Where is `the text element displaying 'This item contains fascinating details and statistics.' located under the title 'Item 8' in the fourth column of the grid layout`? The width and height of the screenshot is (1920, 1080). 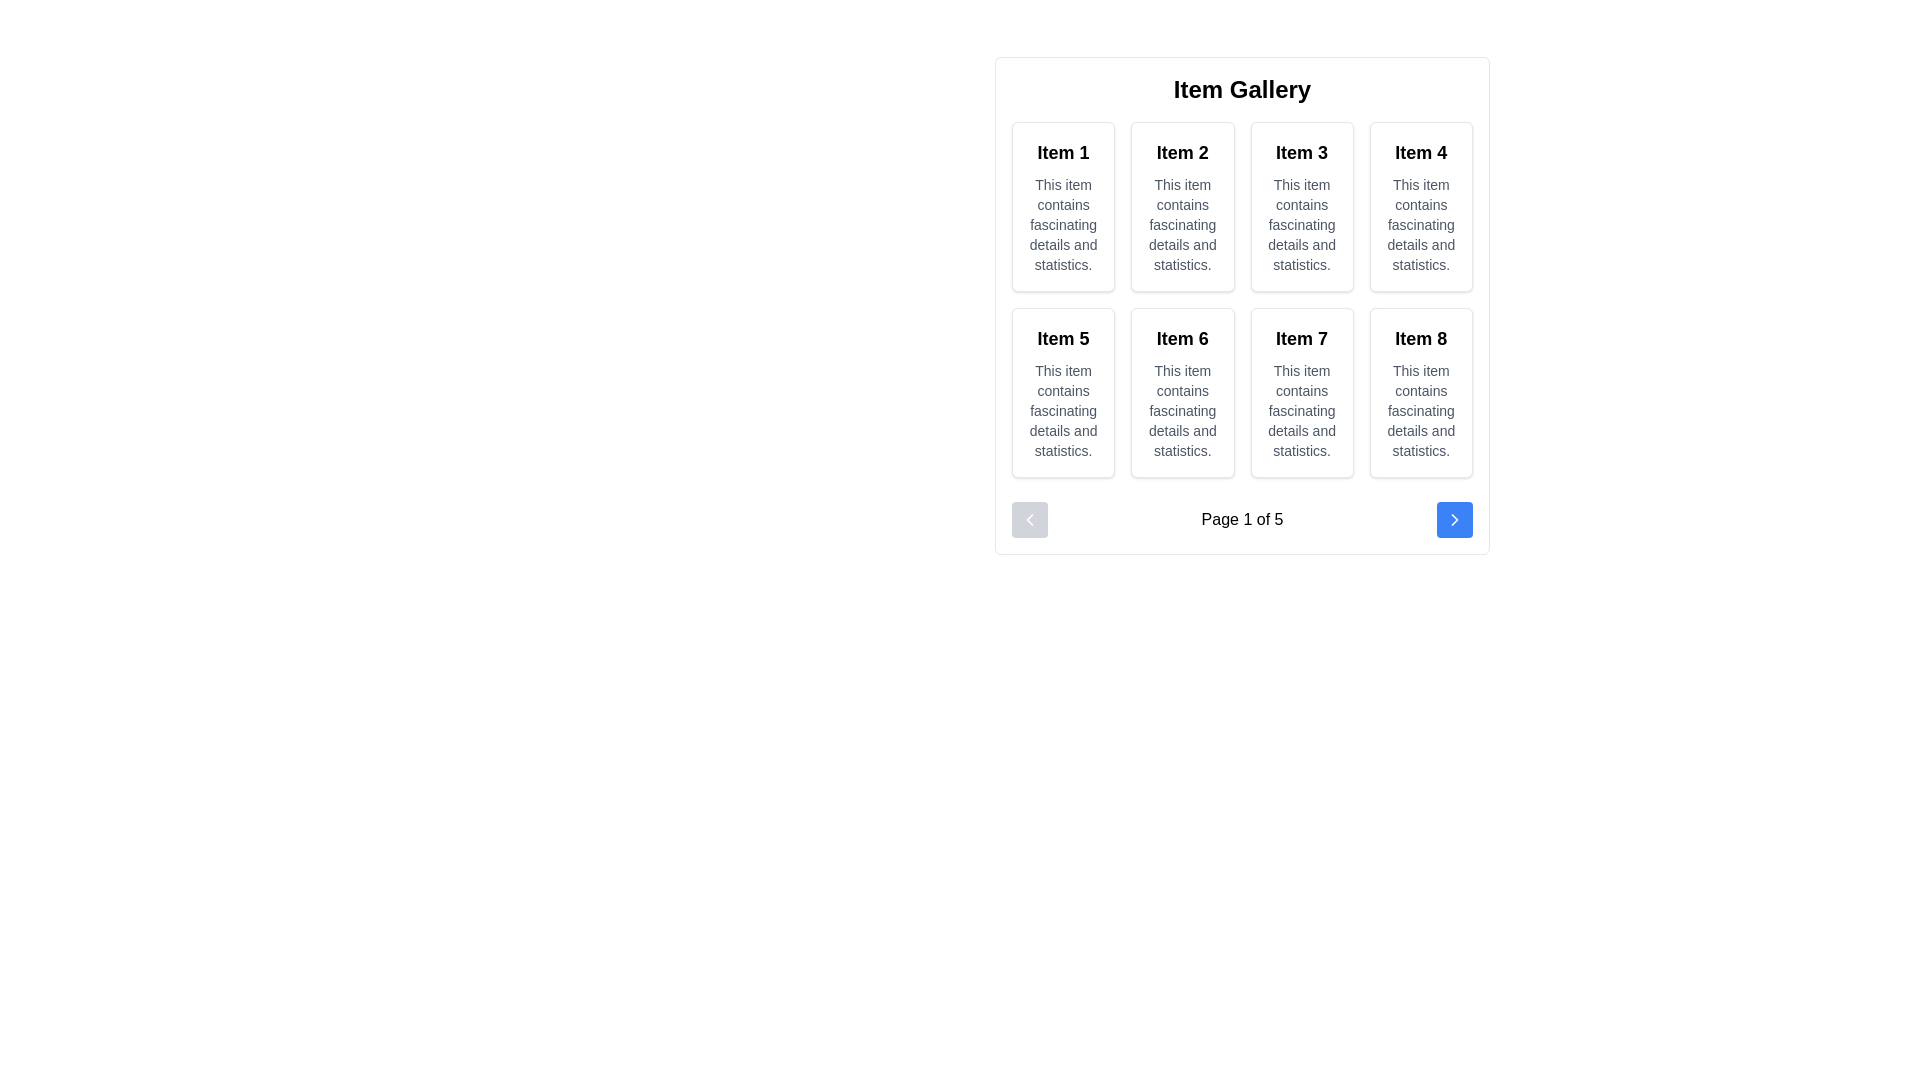
the text element displaying 'This item contains fascinating details and statistics.' located under the title 'Item 8' in the fourth column of the grid layout is located at coordinates (1420, 410).